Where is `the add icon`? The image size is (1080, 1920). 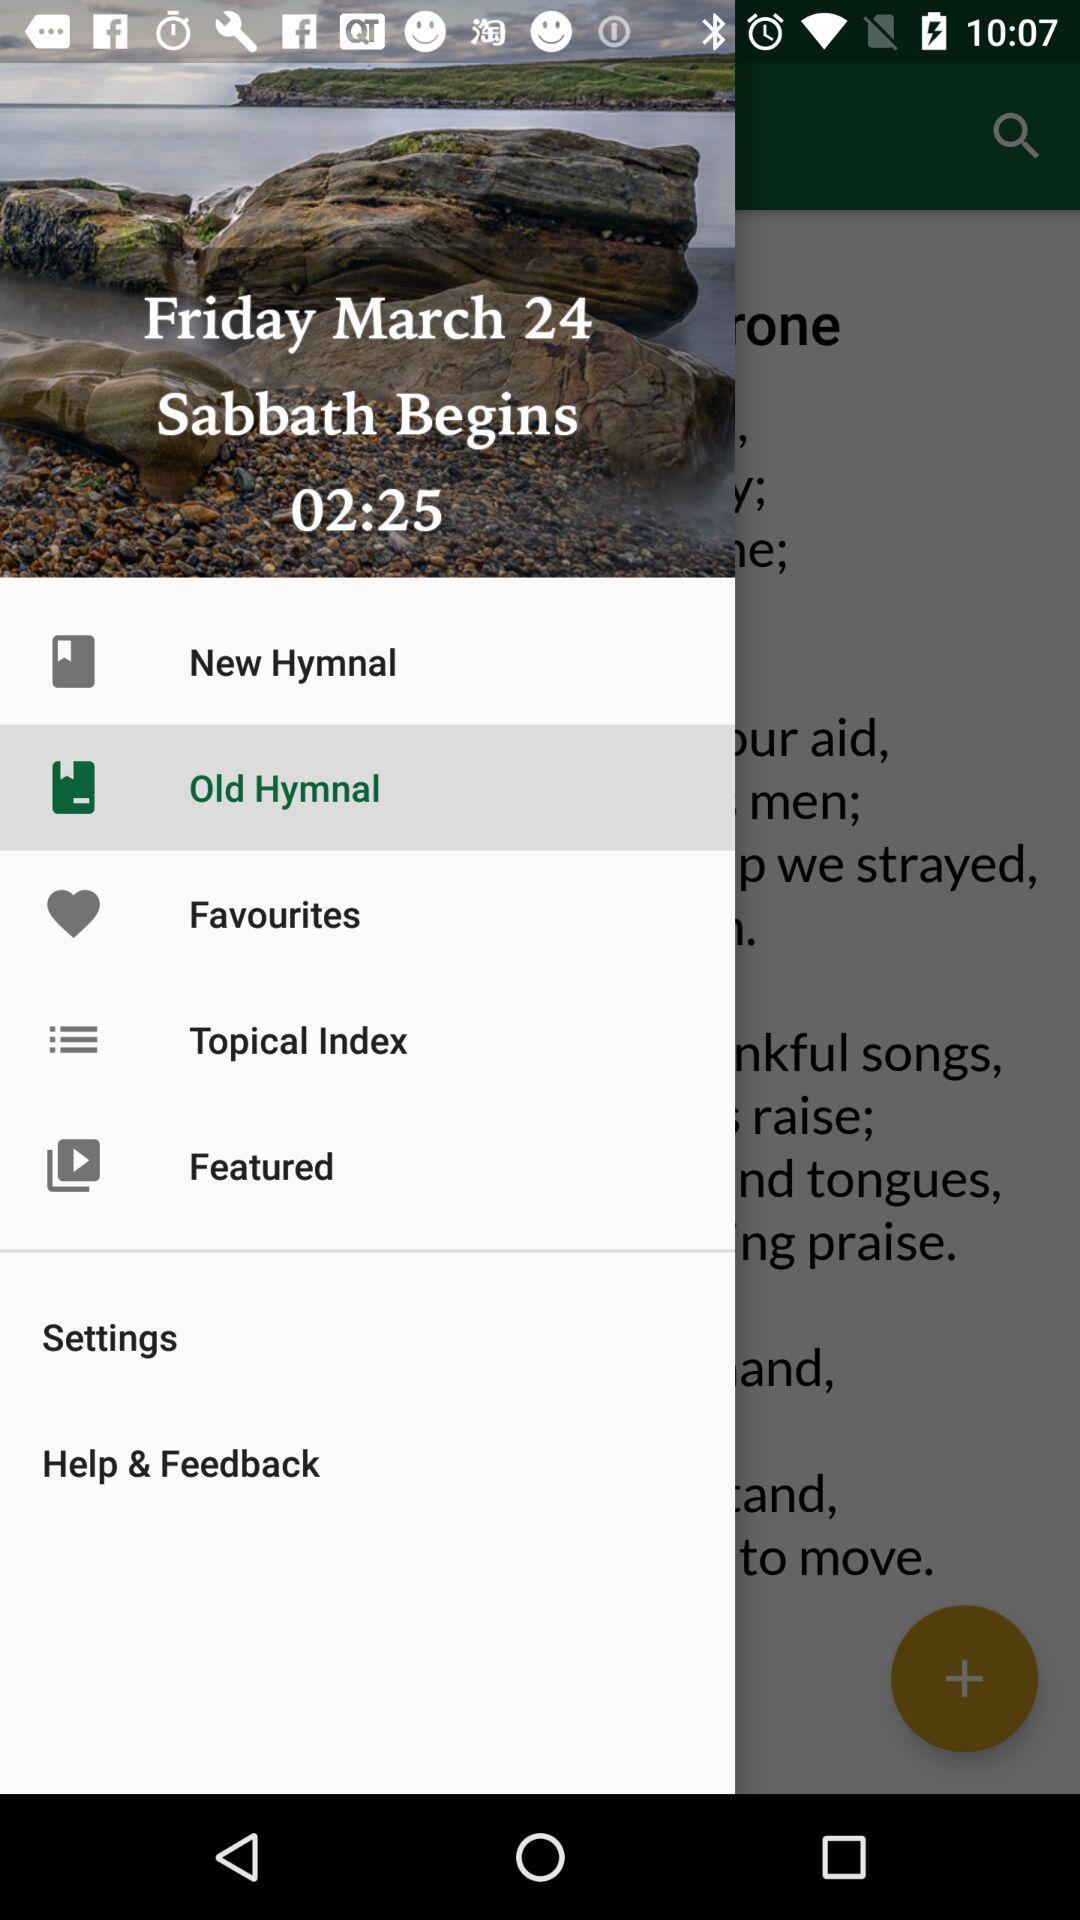
the add icon is located at coordinates (963, 1678).